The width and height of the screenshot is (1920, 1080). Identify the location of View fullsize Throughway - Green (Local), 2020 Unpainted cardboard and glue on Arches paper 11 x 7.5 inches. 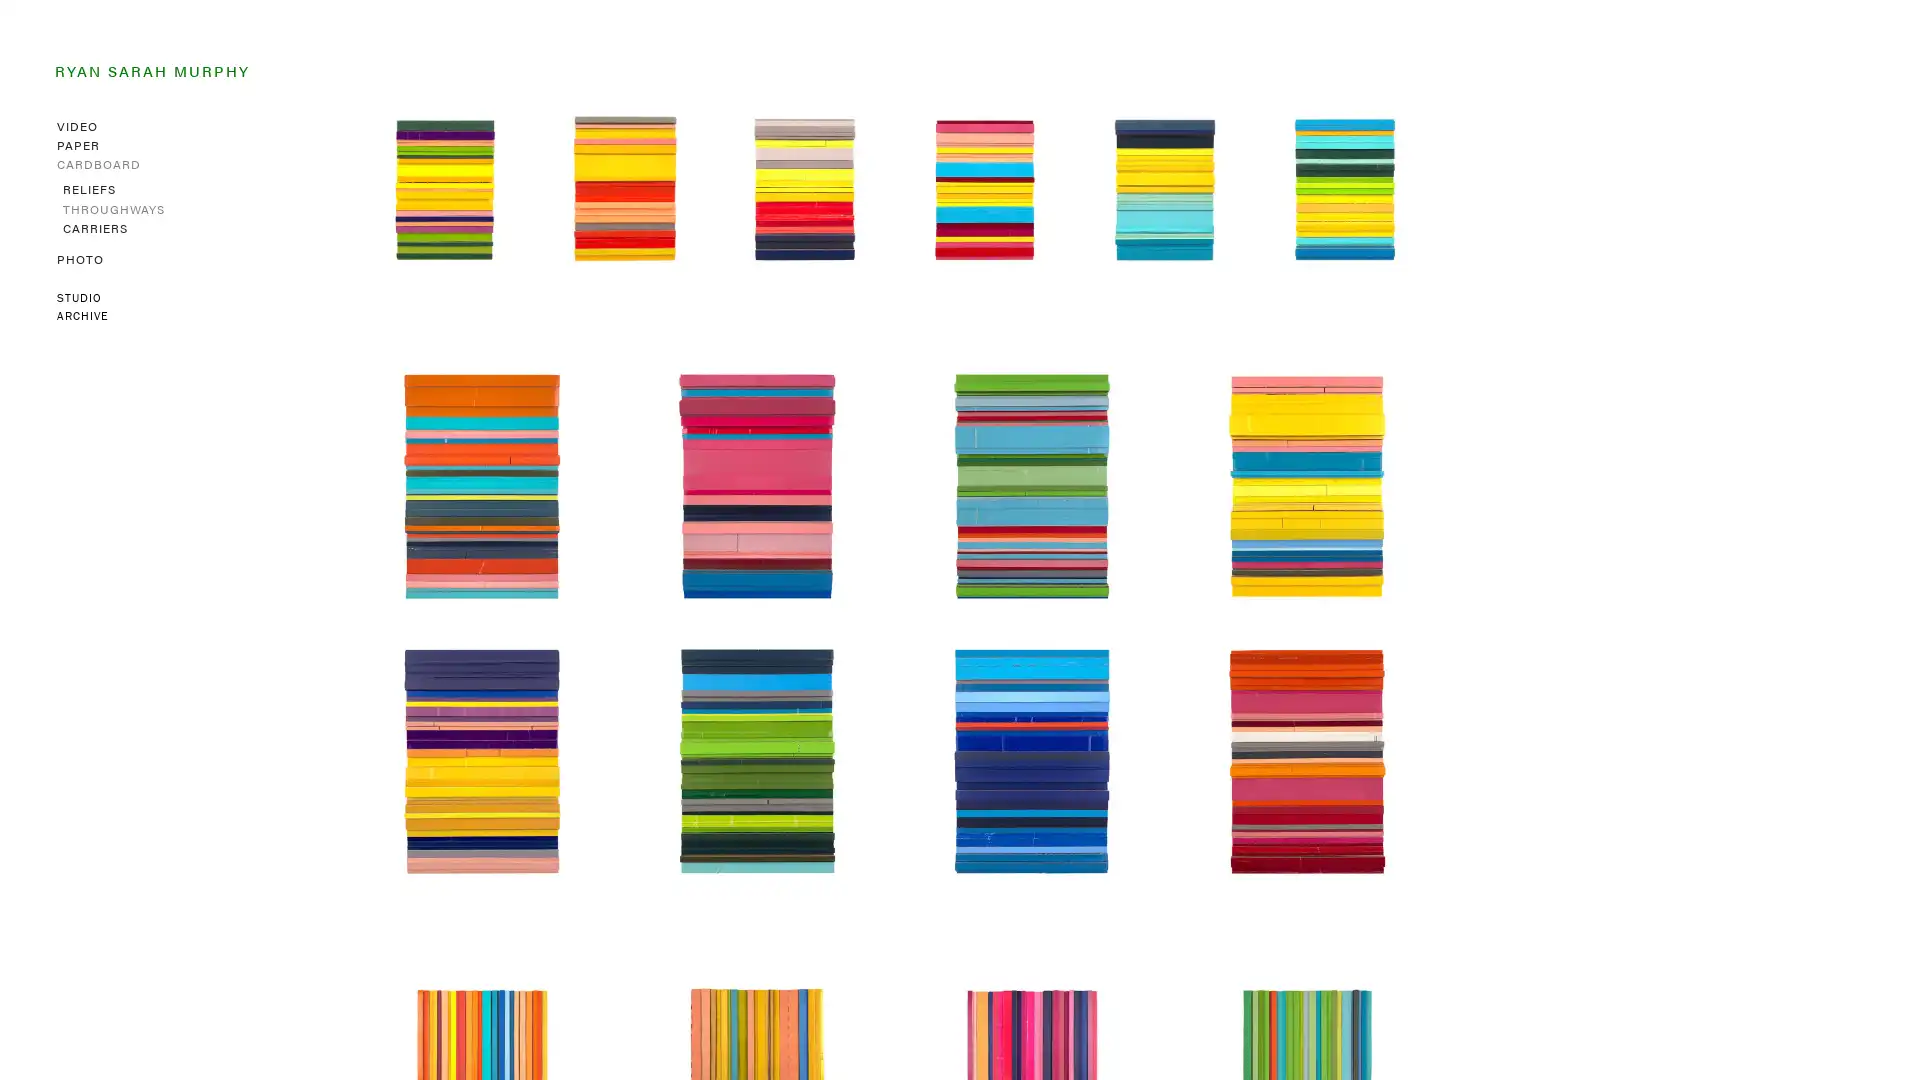
(756, 761).